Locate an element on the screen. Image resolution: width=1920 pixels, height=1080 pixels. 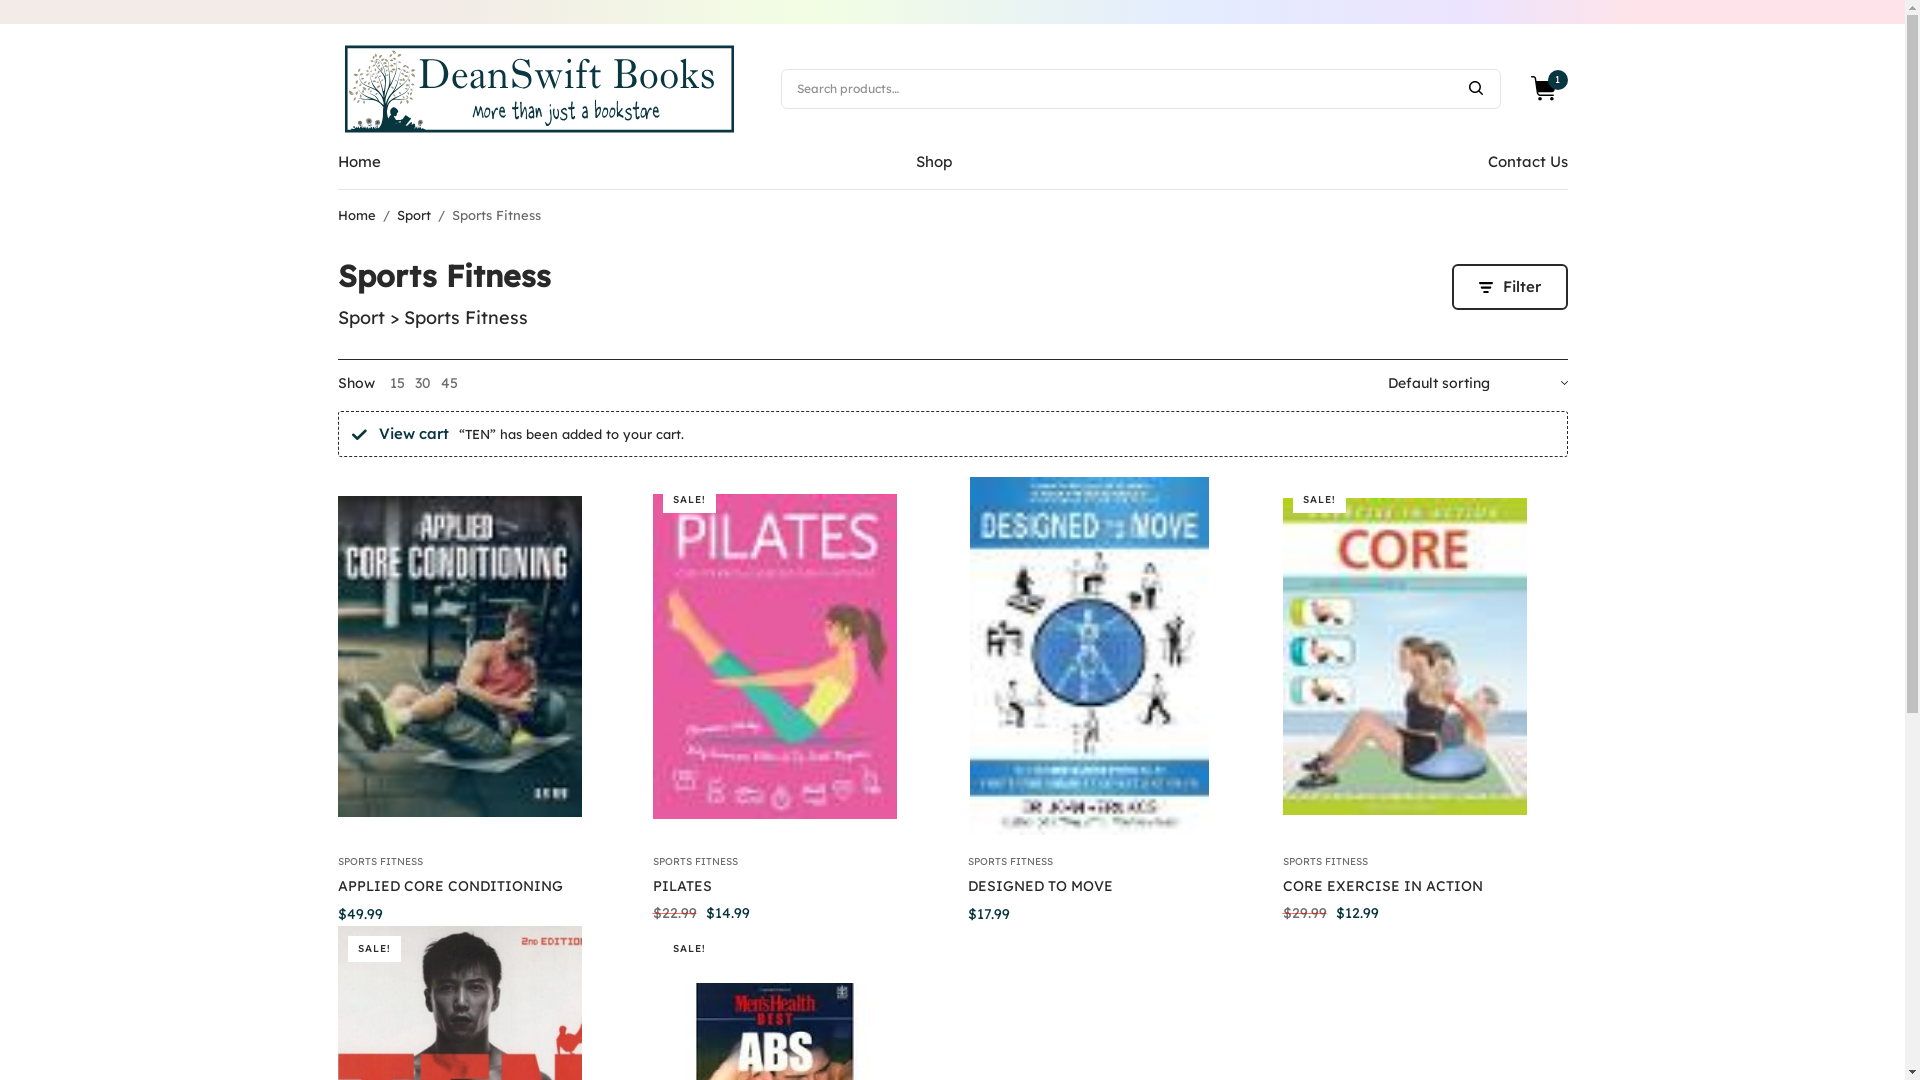
'CORE EXERCISE IN ACTION' is located at coordinates (1381, 885).